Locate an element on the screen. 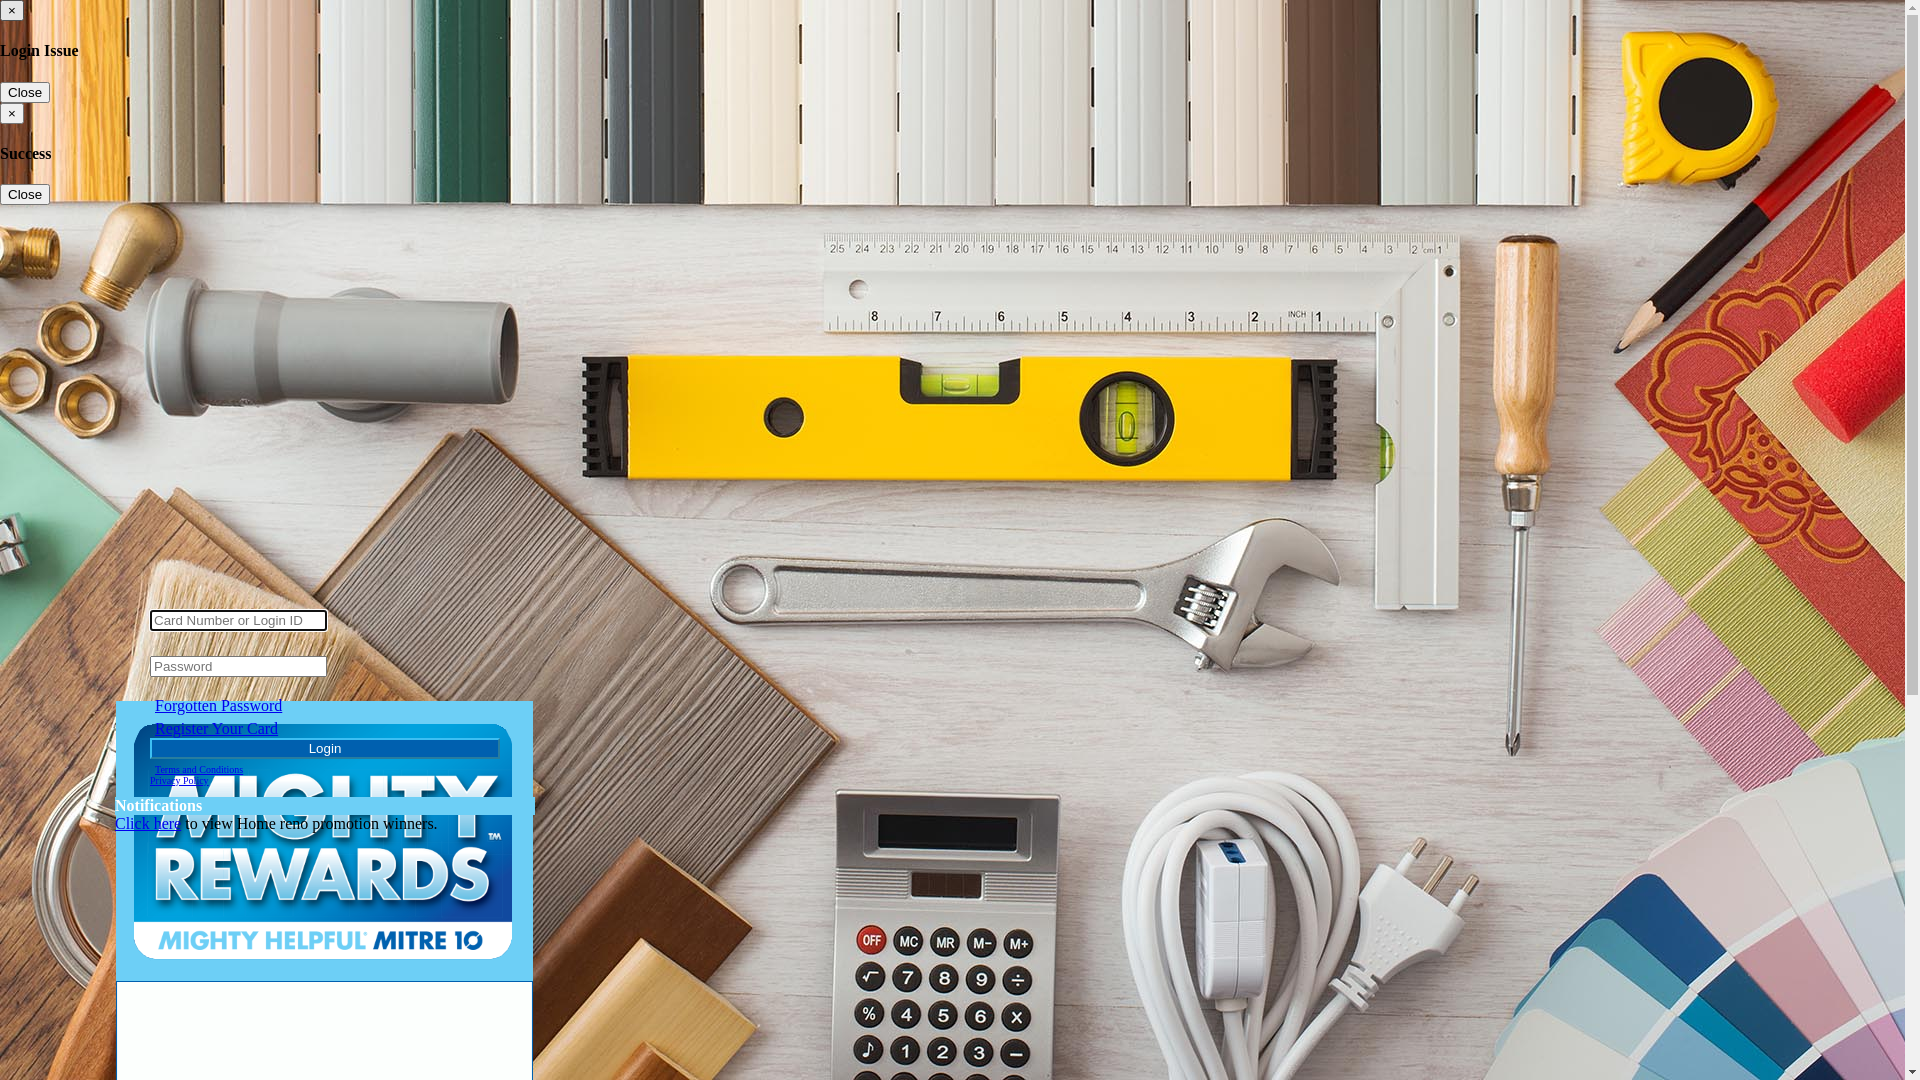 The width and height of the screenshot is (1920, 1080). 'Privacy Policy' is located at coordinates (179, 779).